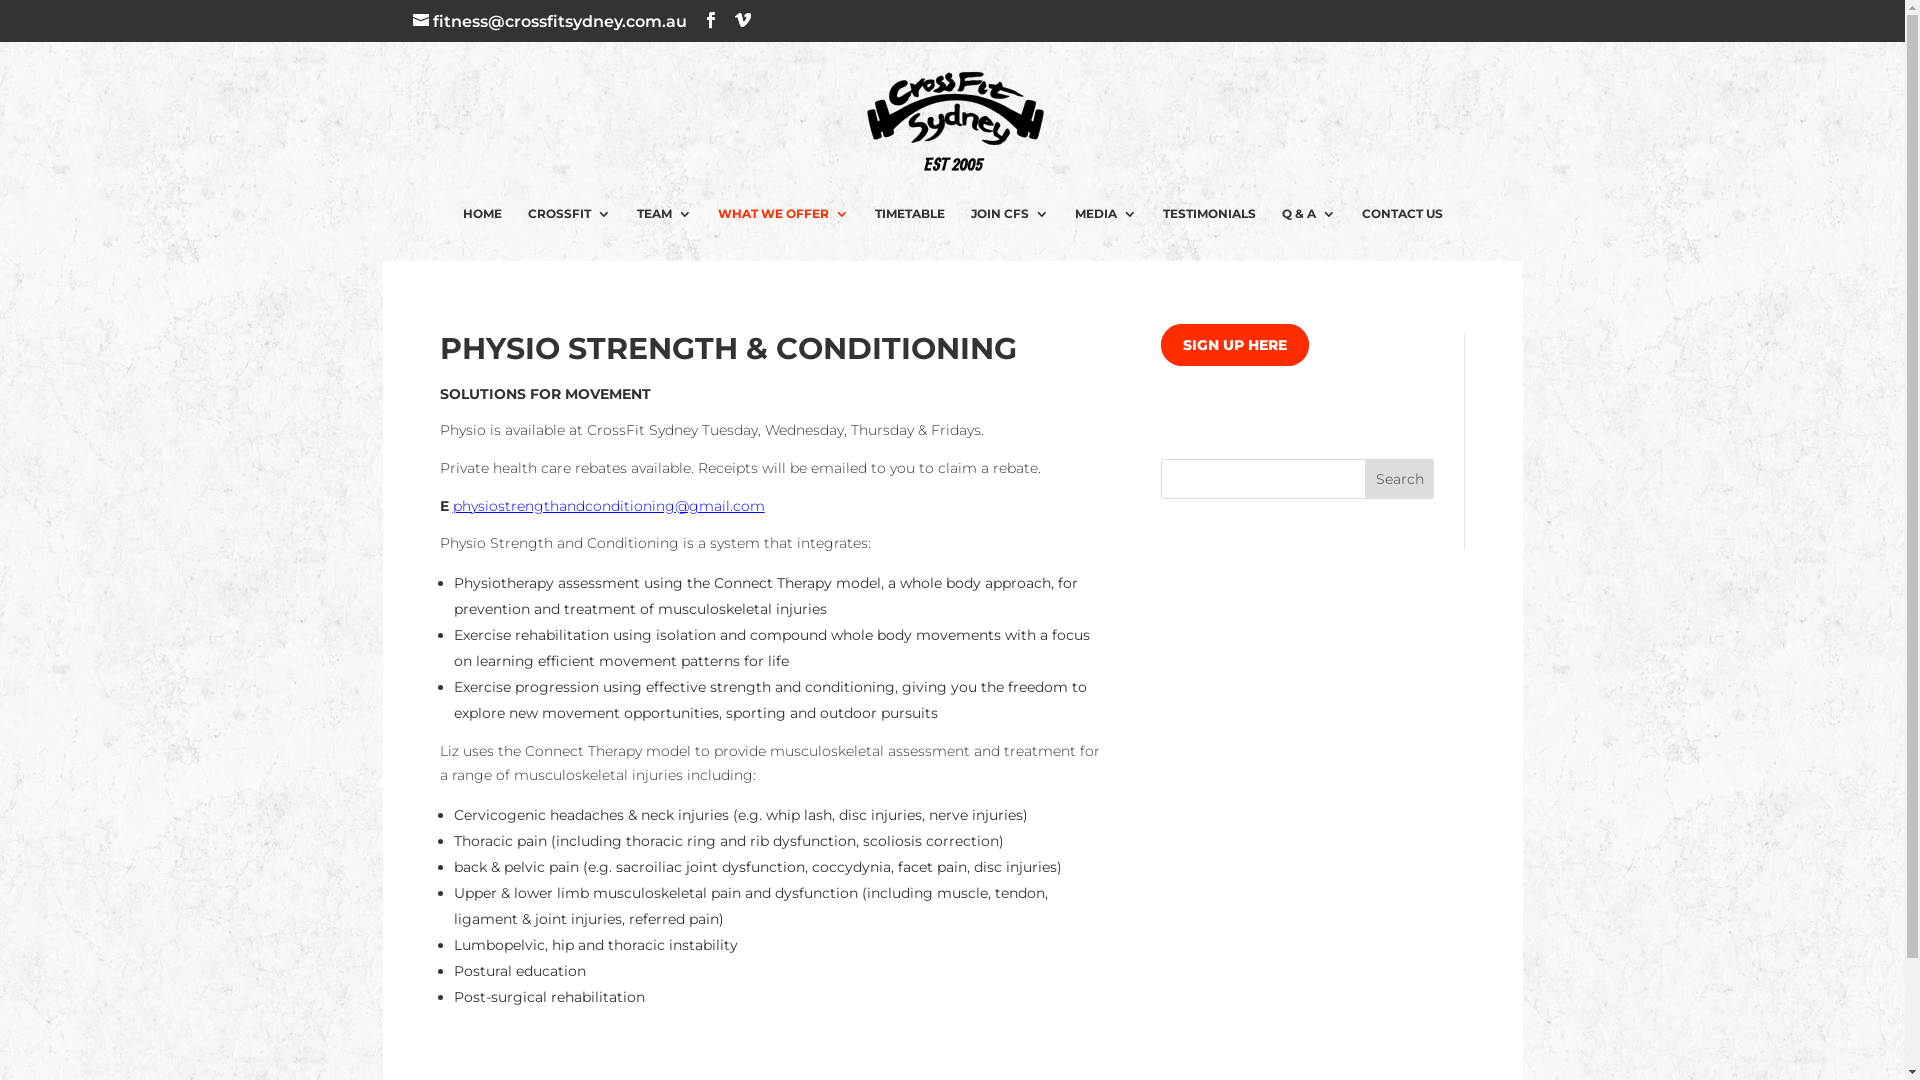  What do you see at coordinates (782, 219) in the screenshot?
I see `'WHAT WE OFFER'` at bounding box center [782, 219].